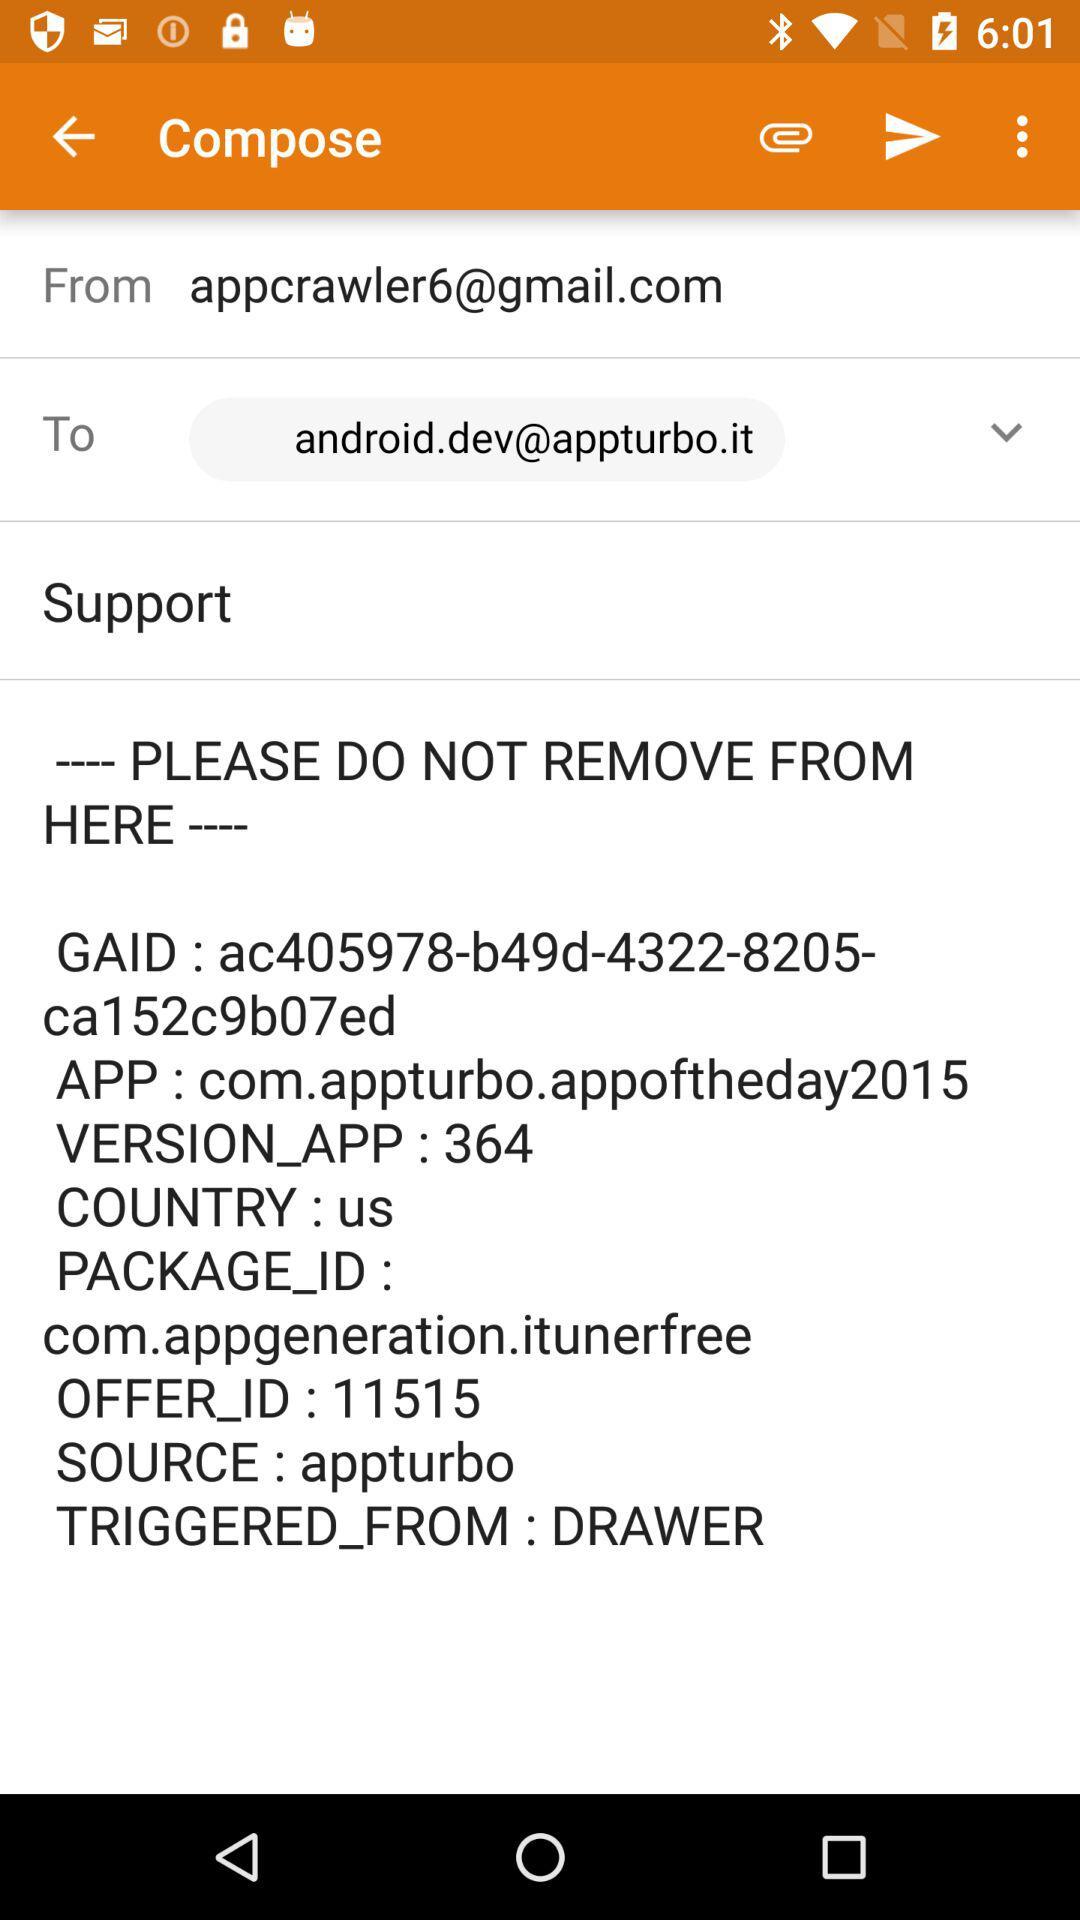 This screenshot has width=1080, height=1920. Describe the element at coordinates (550, 438) in the screenshot. I see `the item next to from item` at that location.